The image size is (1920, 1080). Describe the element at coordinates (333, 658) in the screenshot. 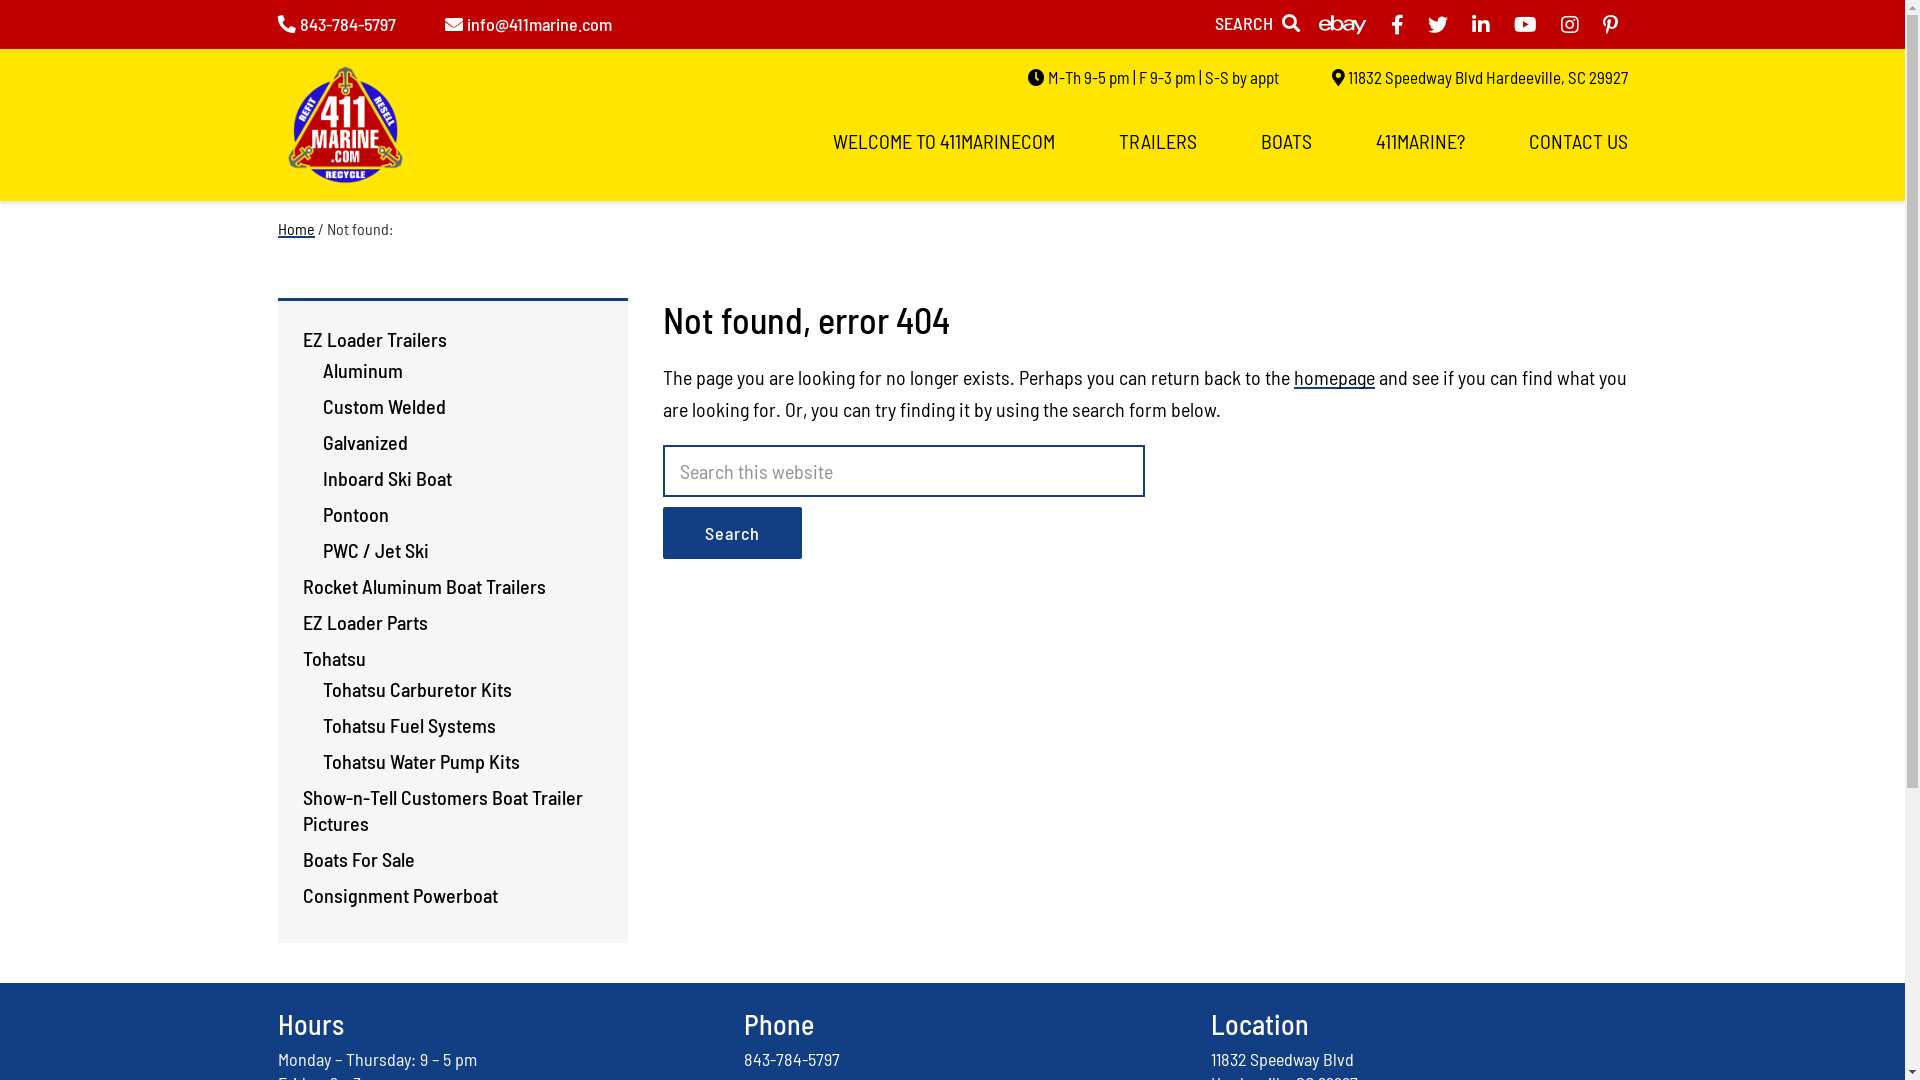

I see `'Tohatsu'` at that location.